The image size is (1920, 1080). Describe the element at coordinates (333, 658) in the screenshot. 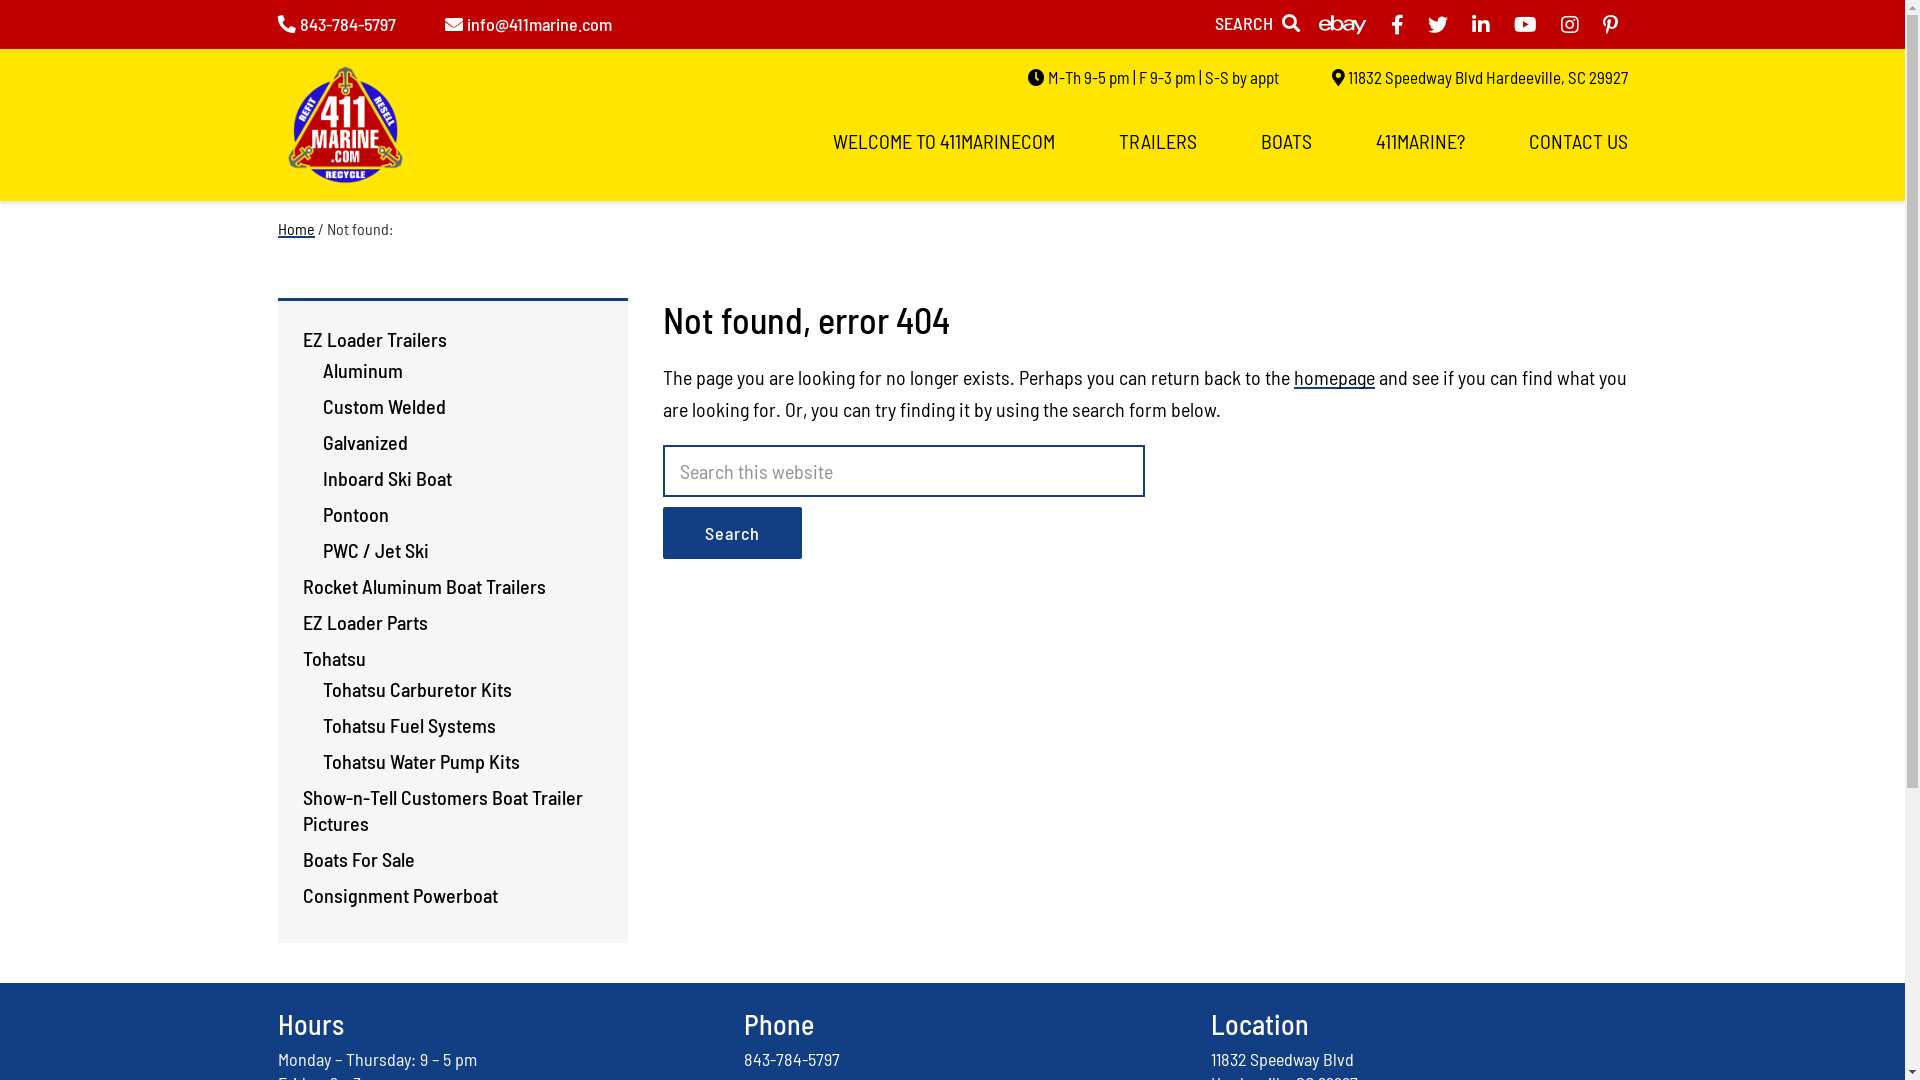

I see `'Tohatsu'` at that location.